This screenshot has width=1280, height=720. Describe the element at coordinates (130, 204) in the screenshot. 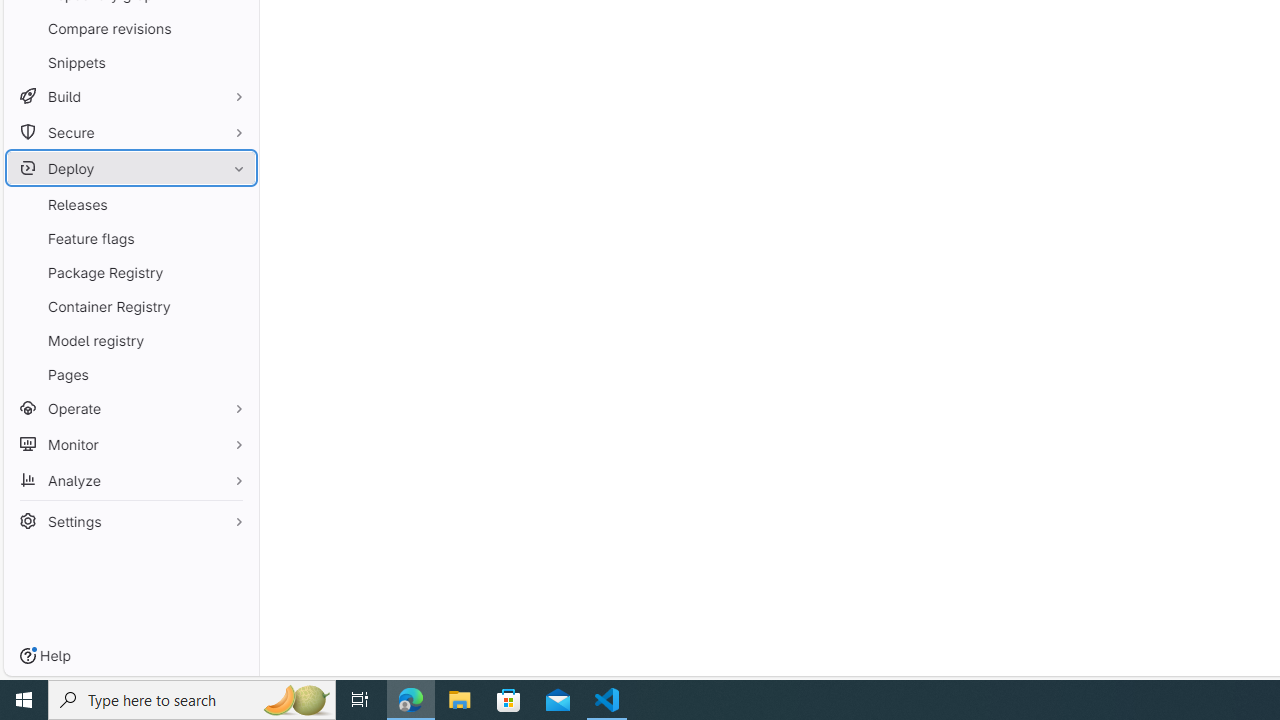

I see `'Releases'` at that location.